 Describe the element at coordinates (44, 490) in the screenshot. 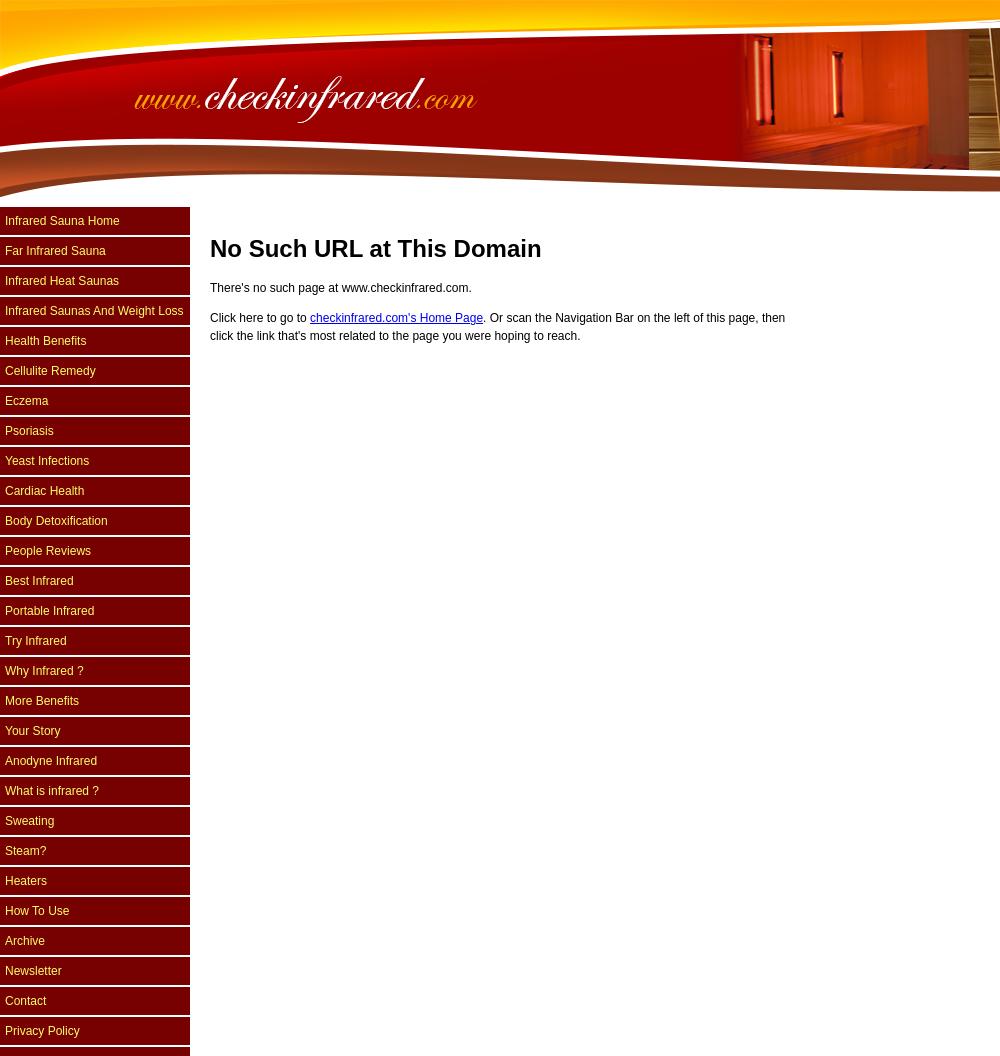

I see `'Cardiac Health'` at that location.